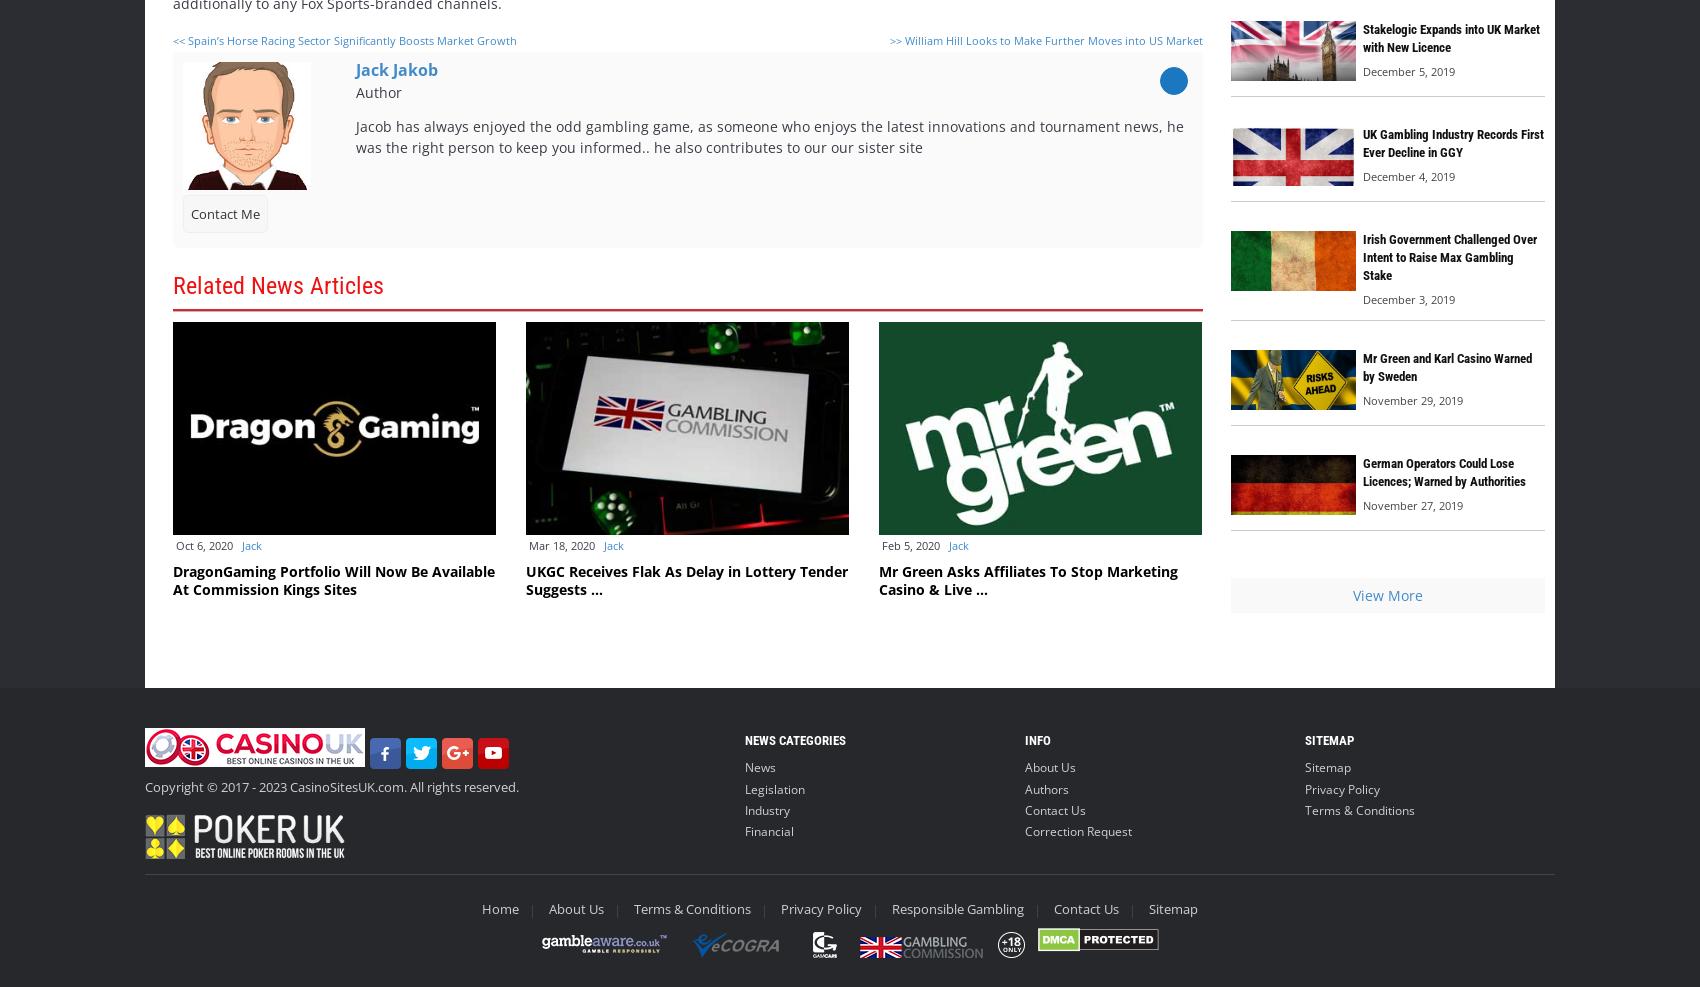 This screenshot has width=1700, height=987. Describe the element at coordinates (525, 544) in the screenshot. I see `'Mar 18, 2020'` at that location.